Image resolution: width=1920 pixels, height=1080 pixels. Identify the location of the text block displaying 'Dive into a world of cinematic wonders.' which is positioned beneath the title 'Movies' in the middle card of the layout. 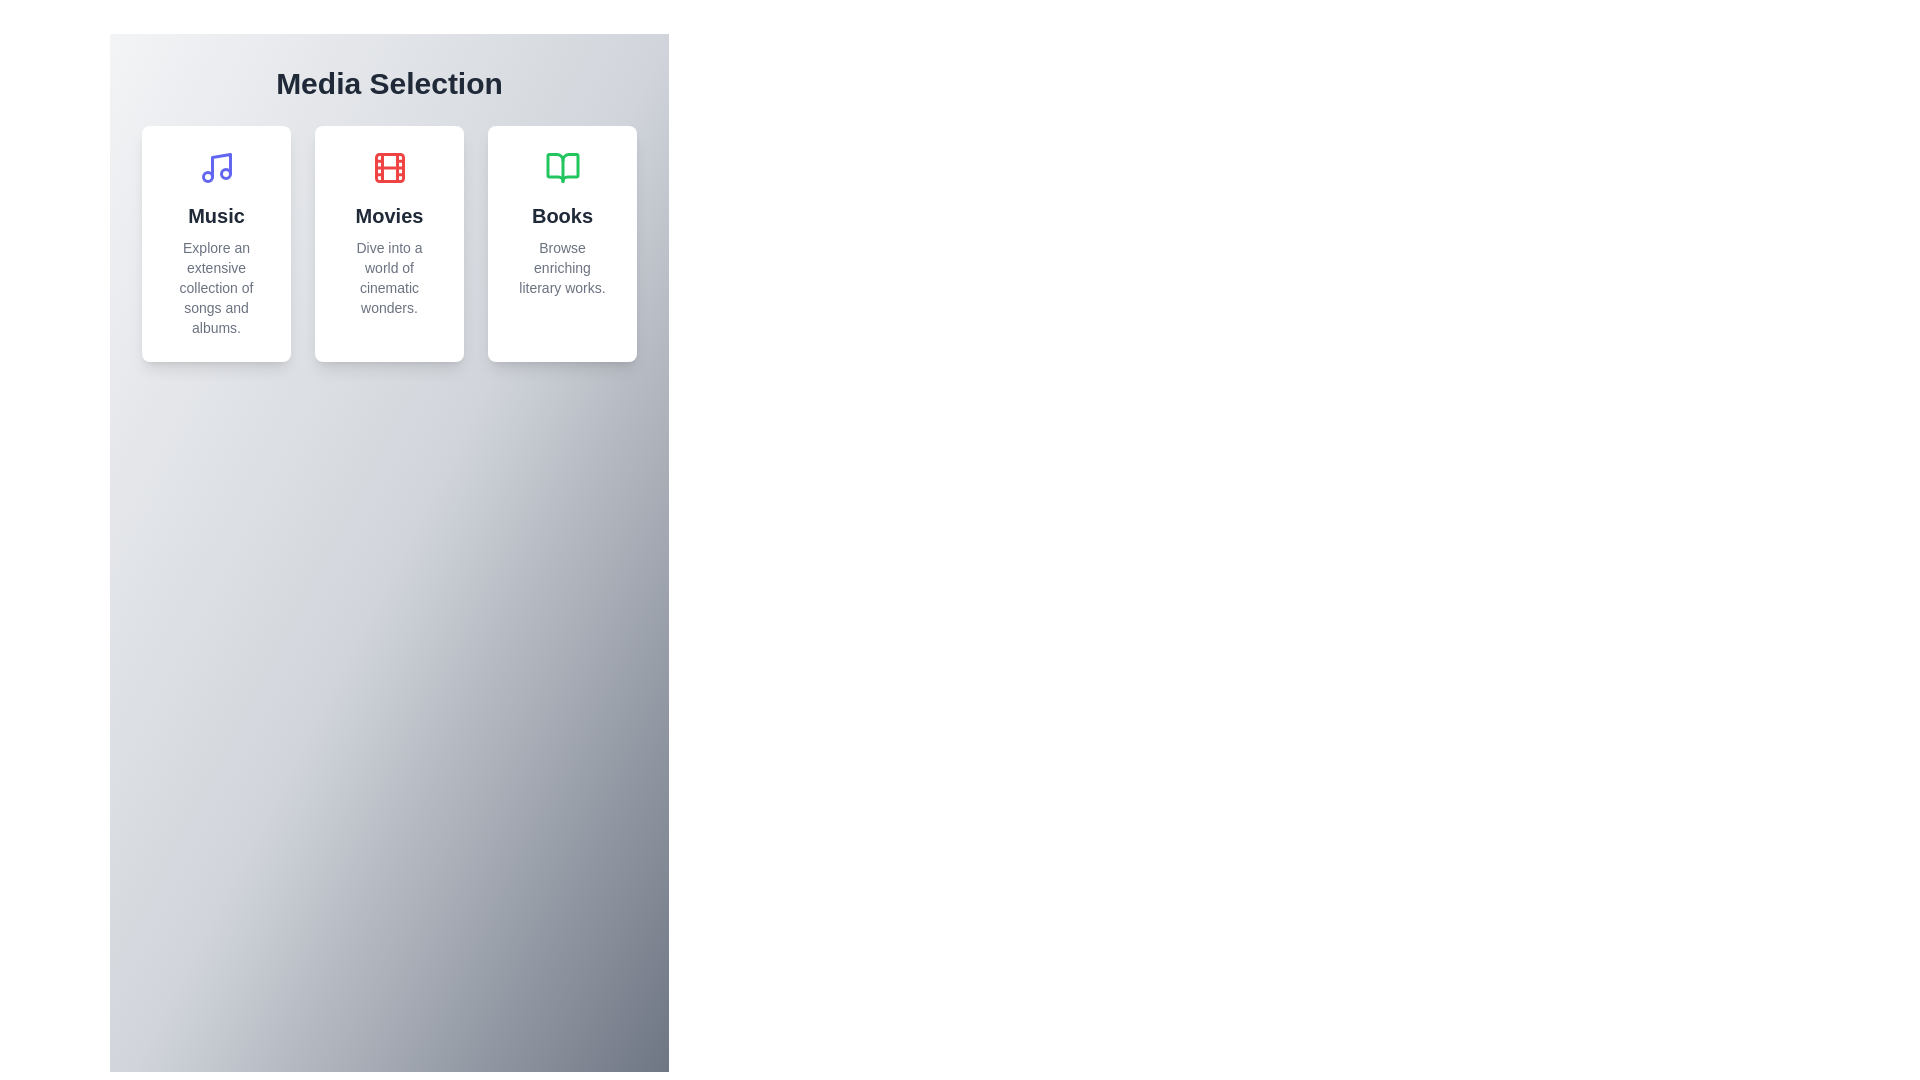
(389, 277).